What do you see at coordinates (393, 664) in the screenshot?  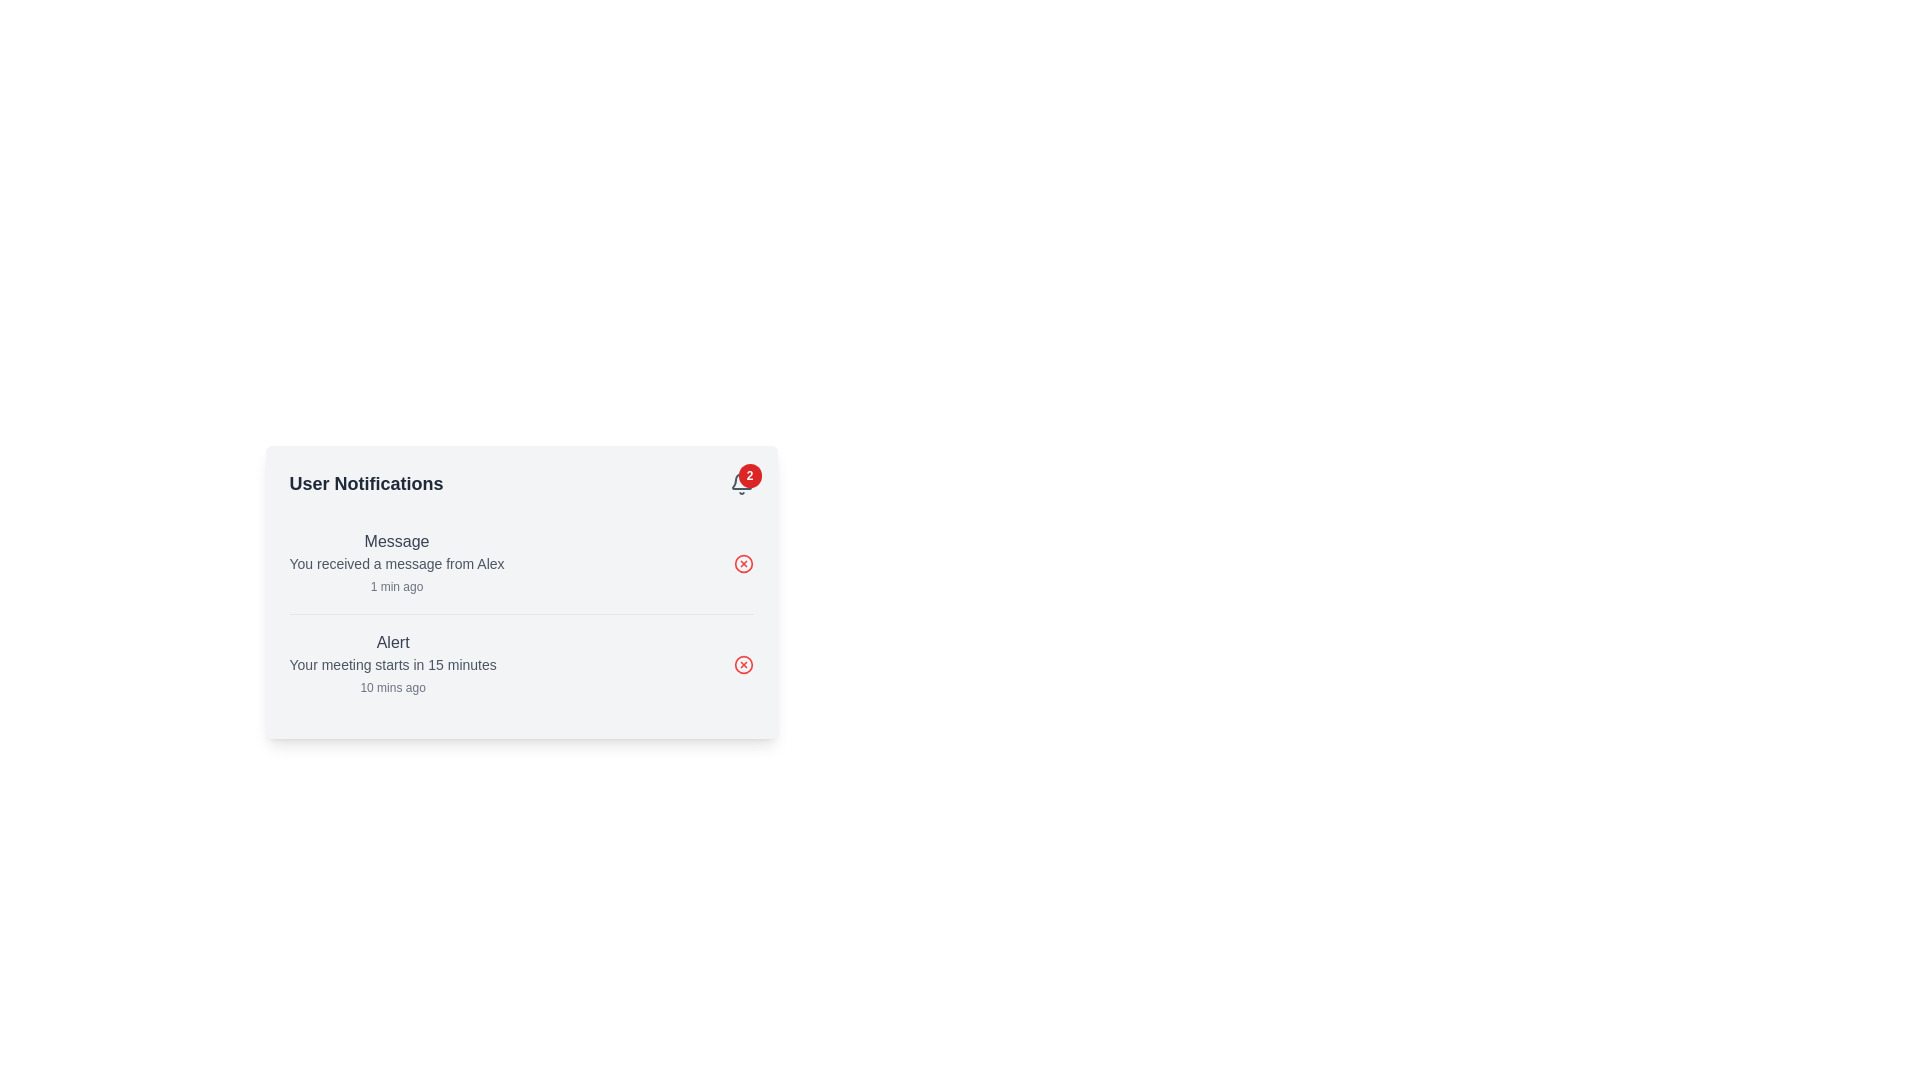 I see `the second notification card displaying 'Alert' with the message 'Your meeting starts in 15 minutes'` at bounding box center [393, 664].